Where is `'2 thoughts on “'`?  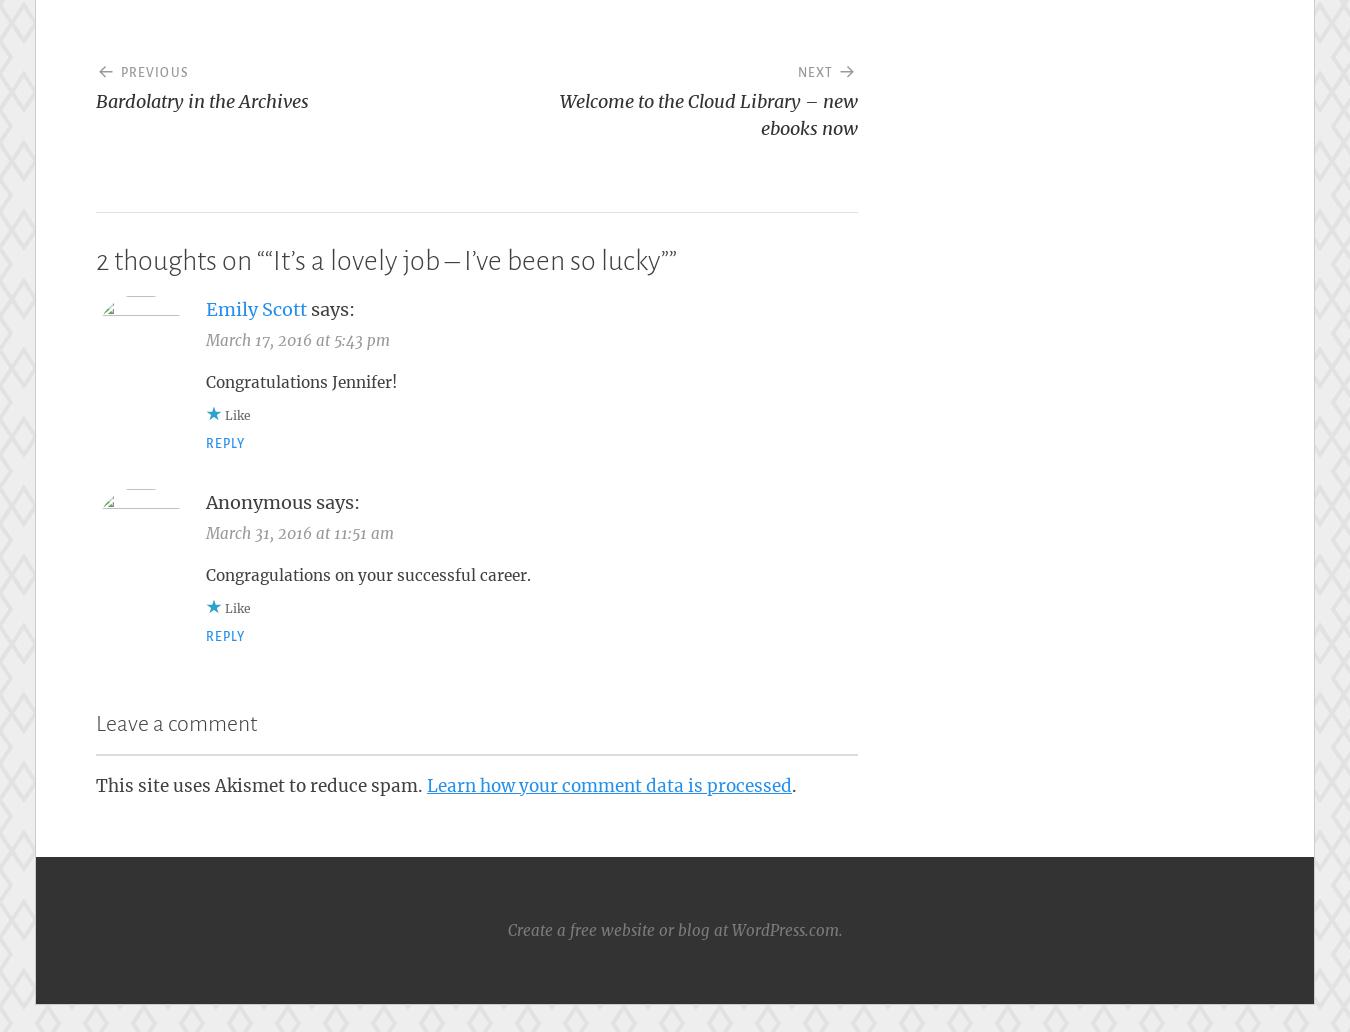 '2 thoughts on “' is located at coordinates (180, 260).